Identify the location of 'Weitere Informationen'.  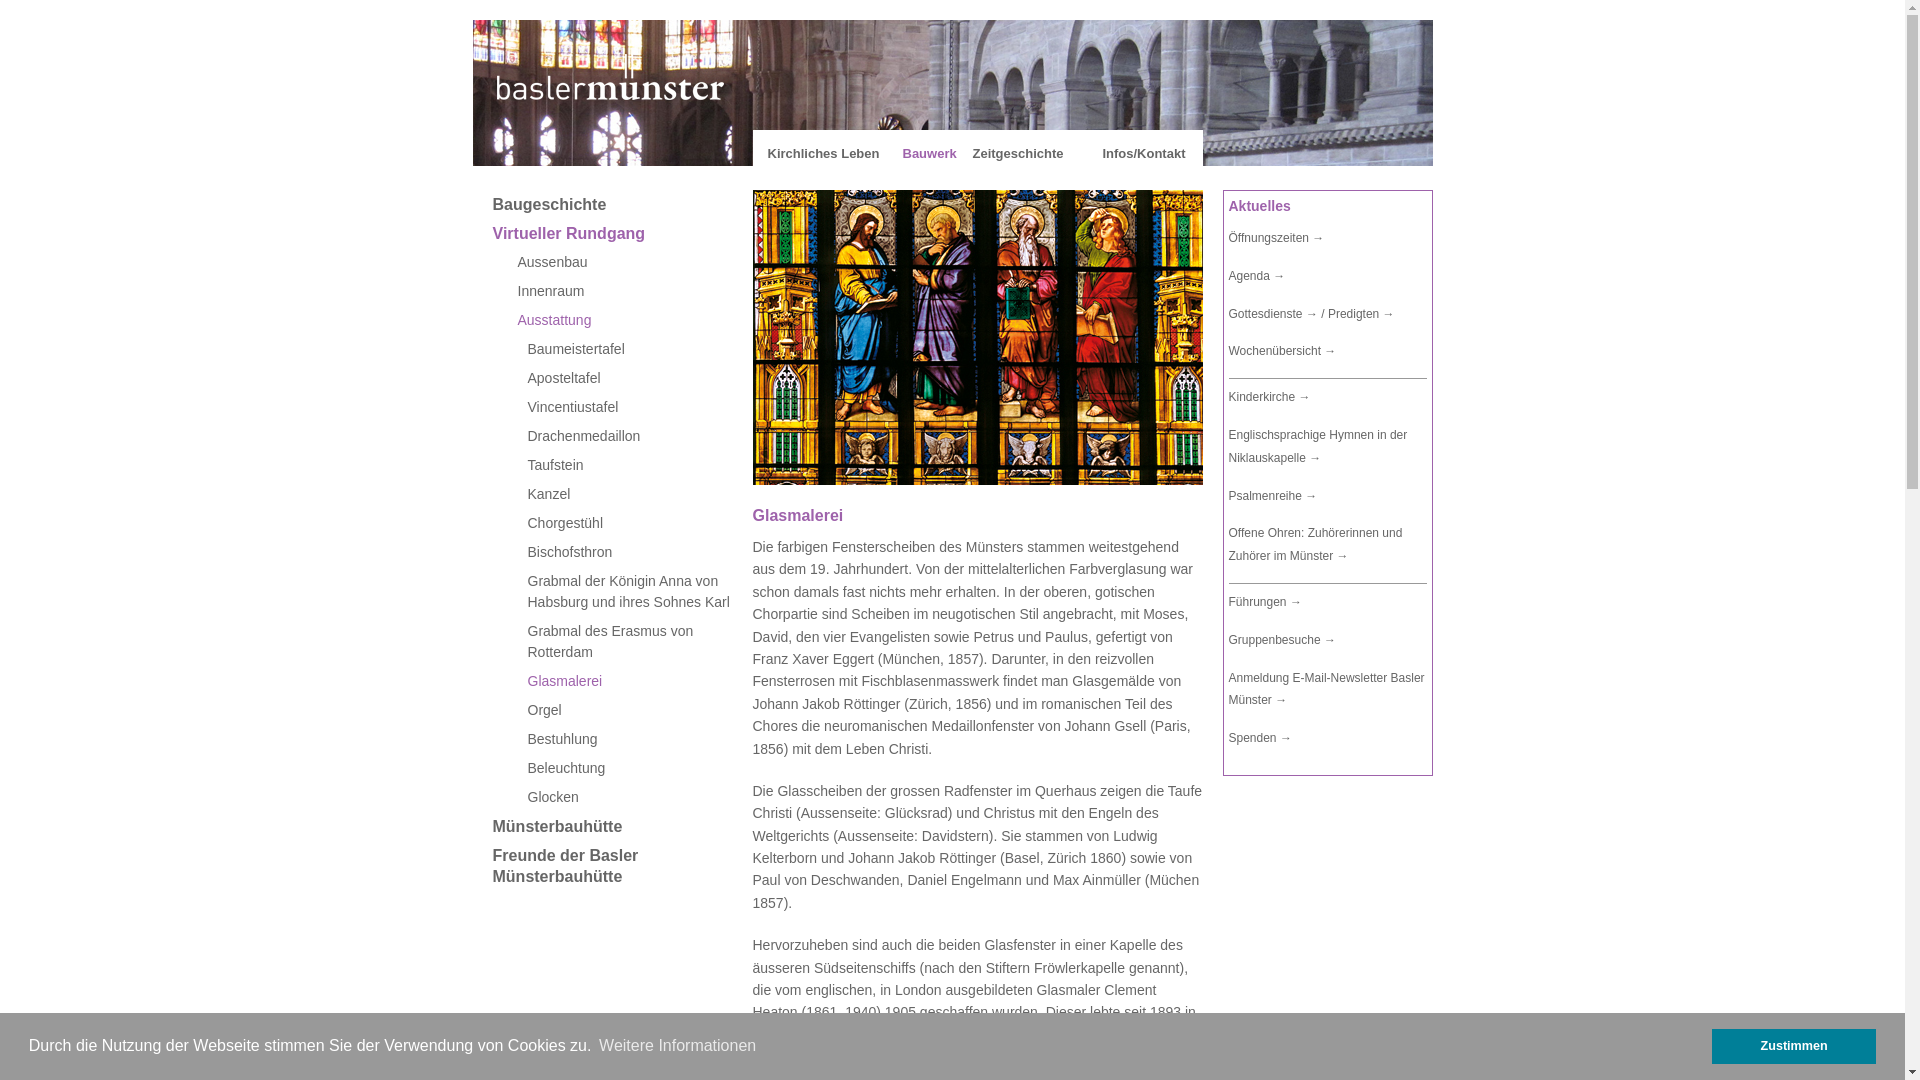
(677, 1044).